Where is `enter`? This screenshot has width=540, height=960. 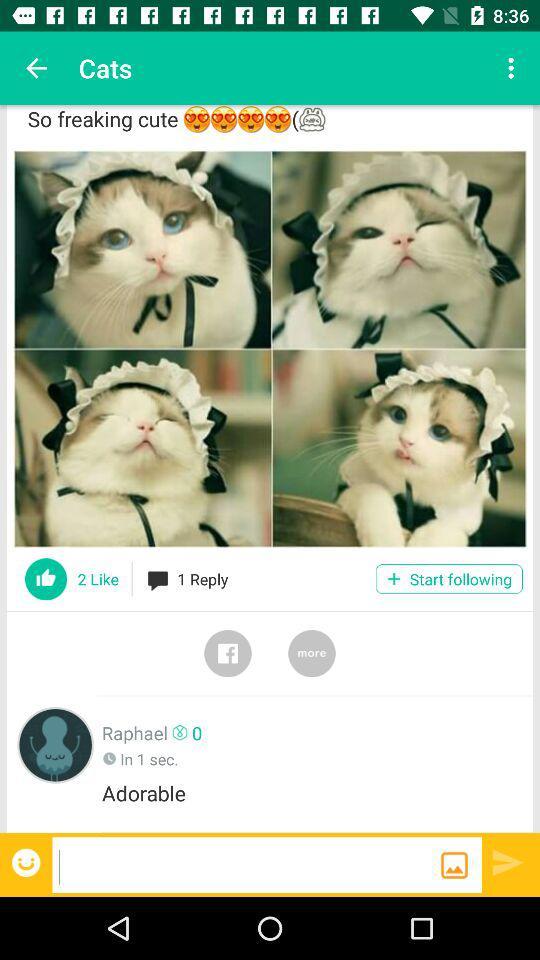 enter is located at coordinates (508, 861).